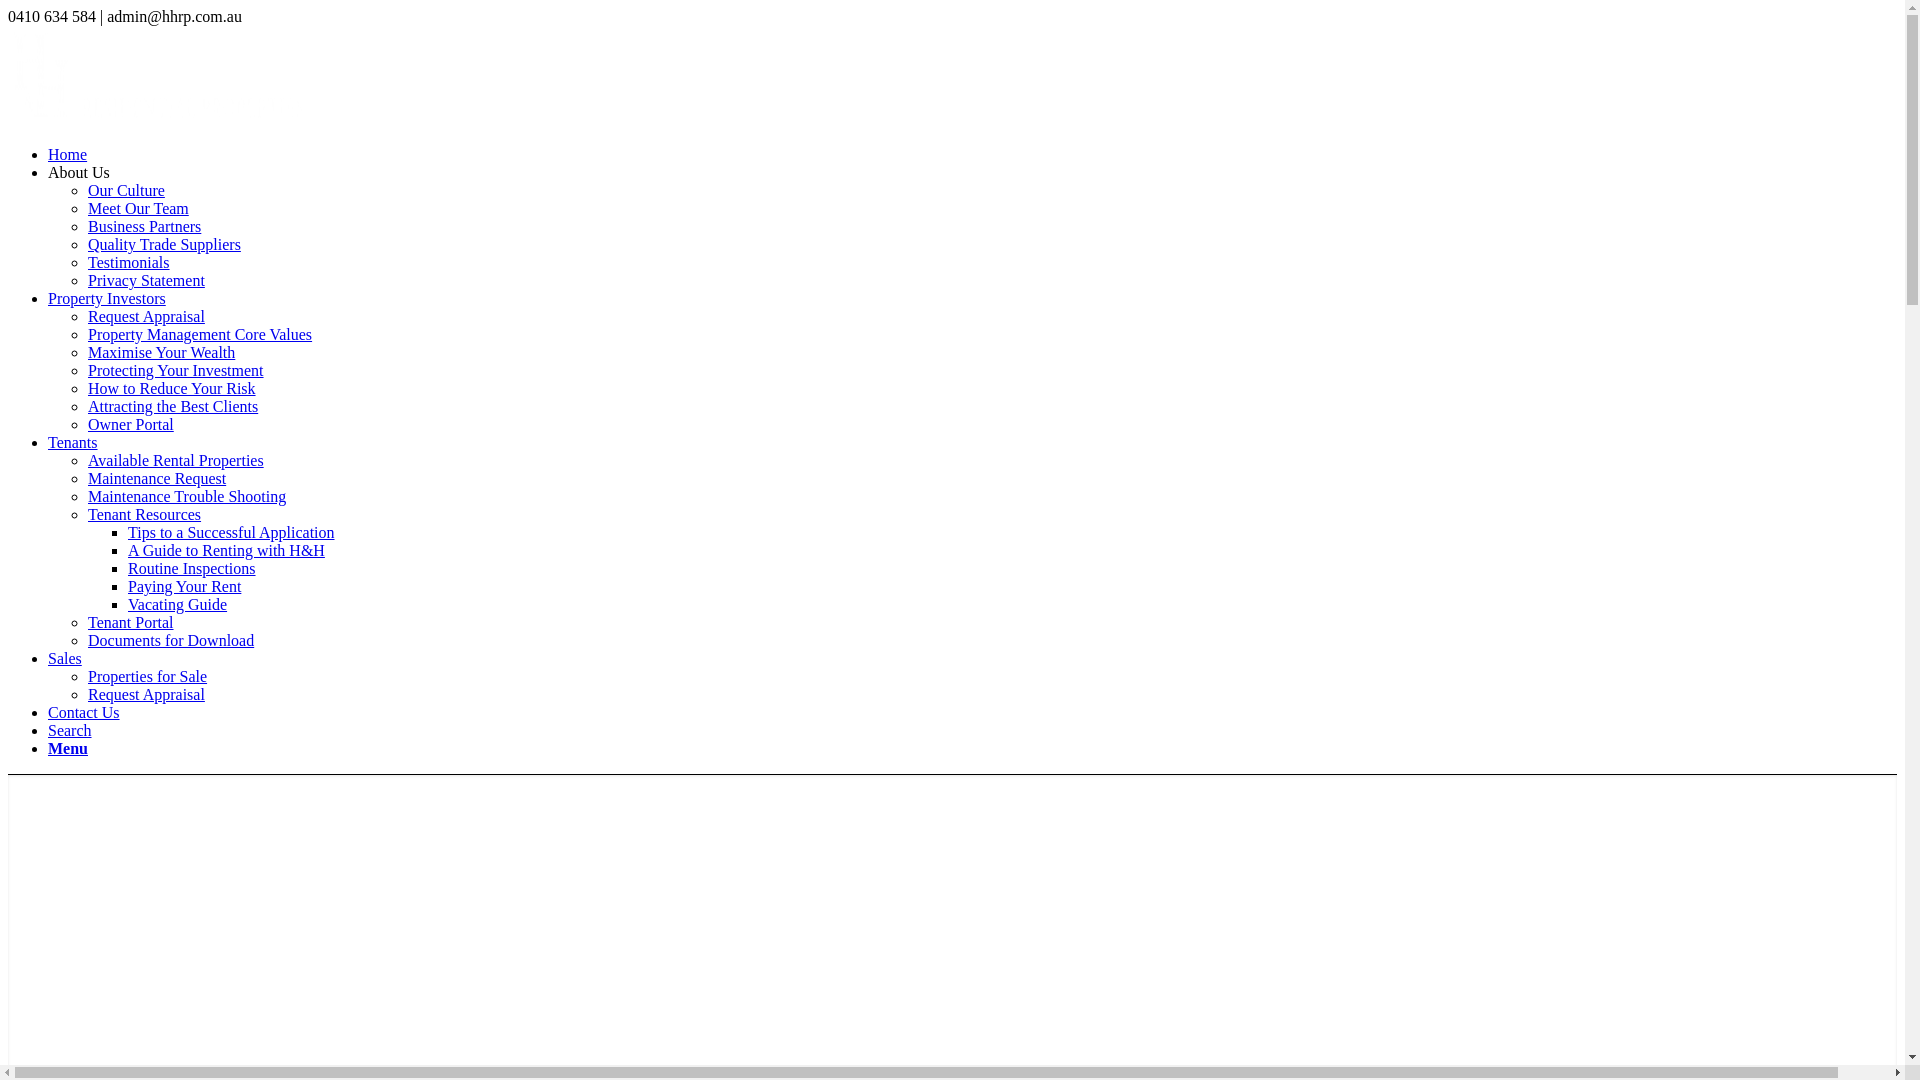  I want to click on 'Maximise Your Wealth', so click(161, 351).